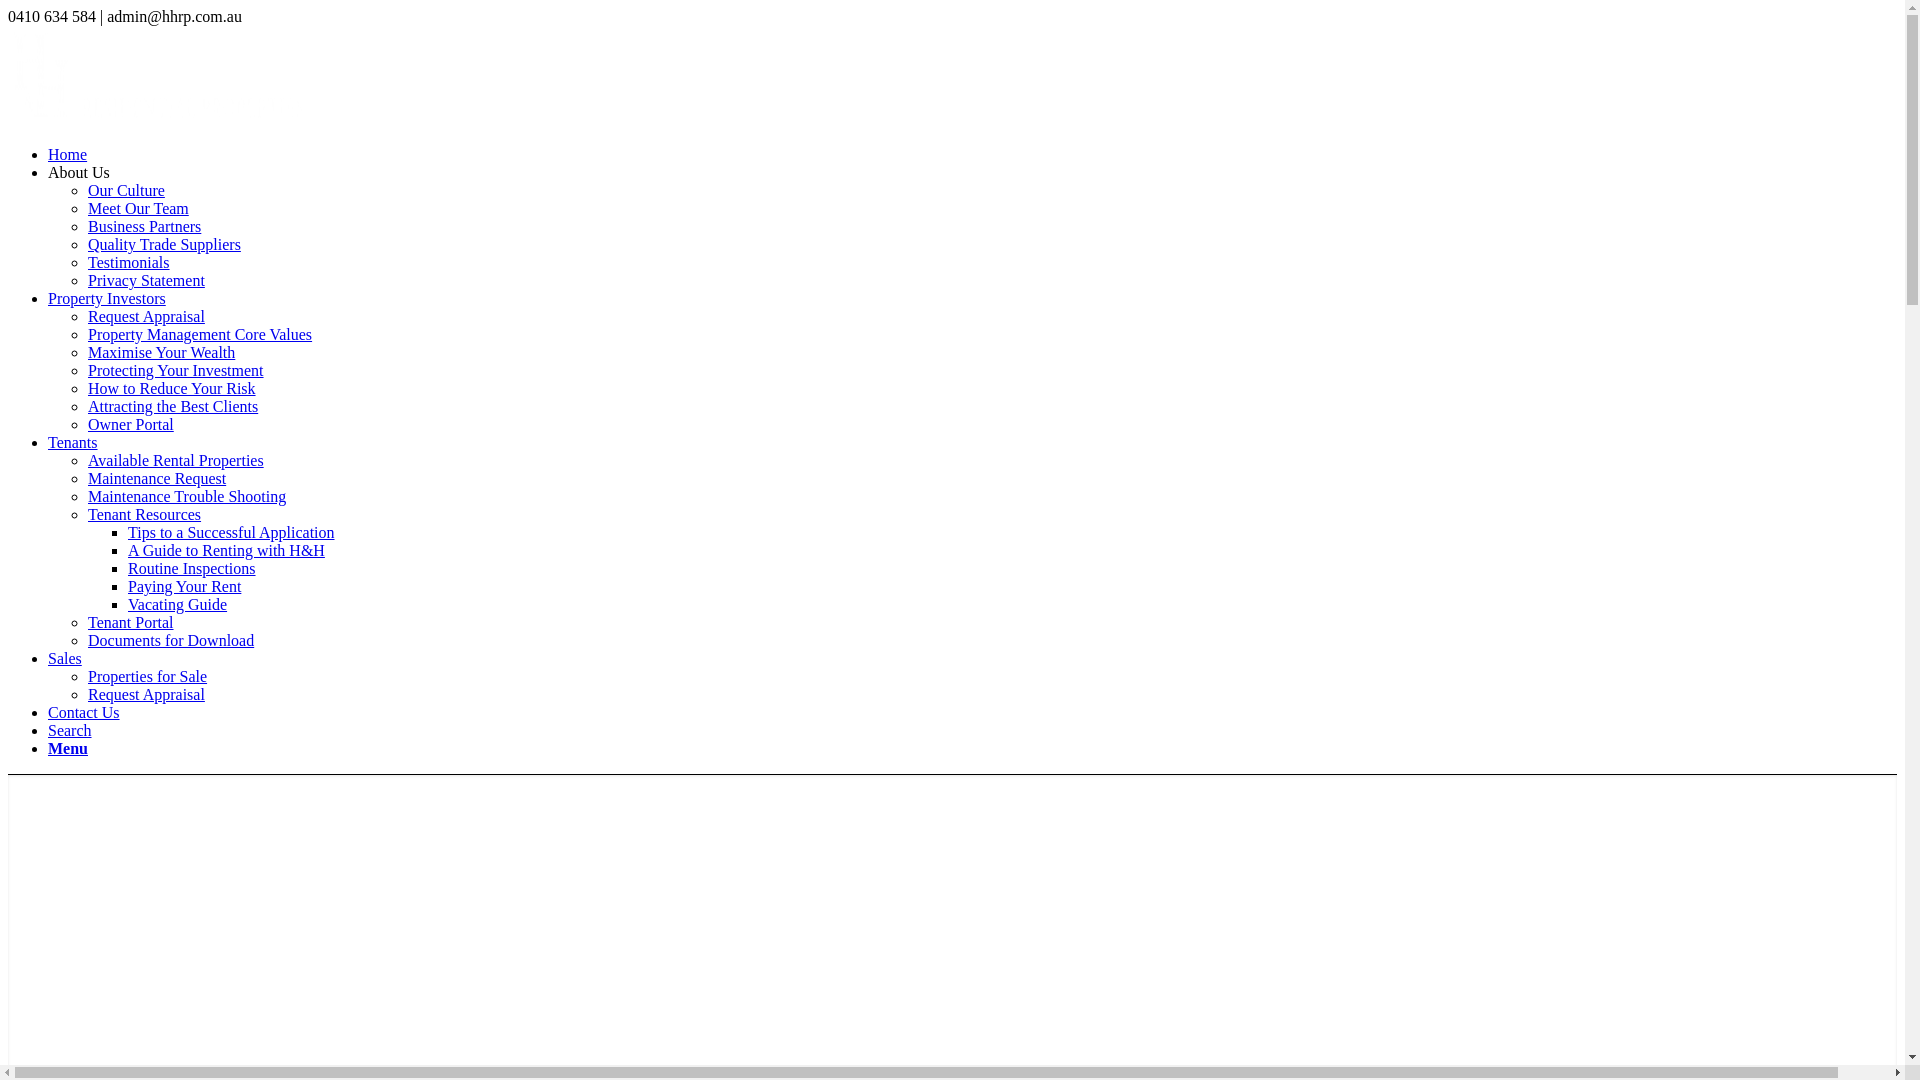  I want to click on 'Maximise Your Wealth', so click(161, 351).